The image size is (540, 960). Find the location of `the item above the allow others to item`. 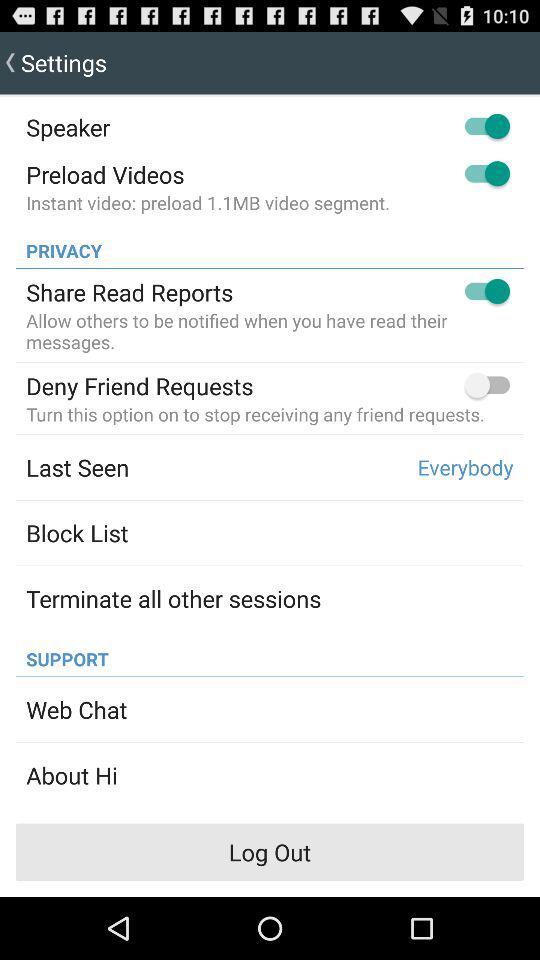

the item above the allow others to item is located at coordinates (129, 291).